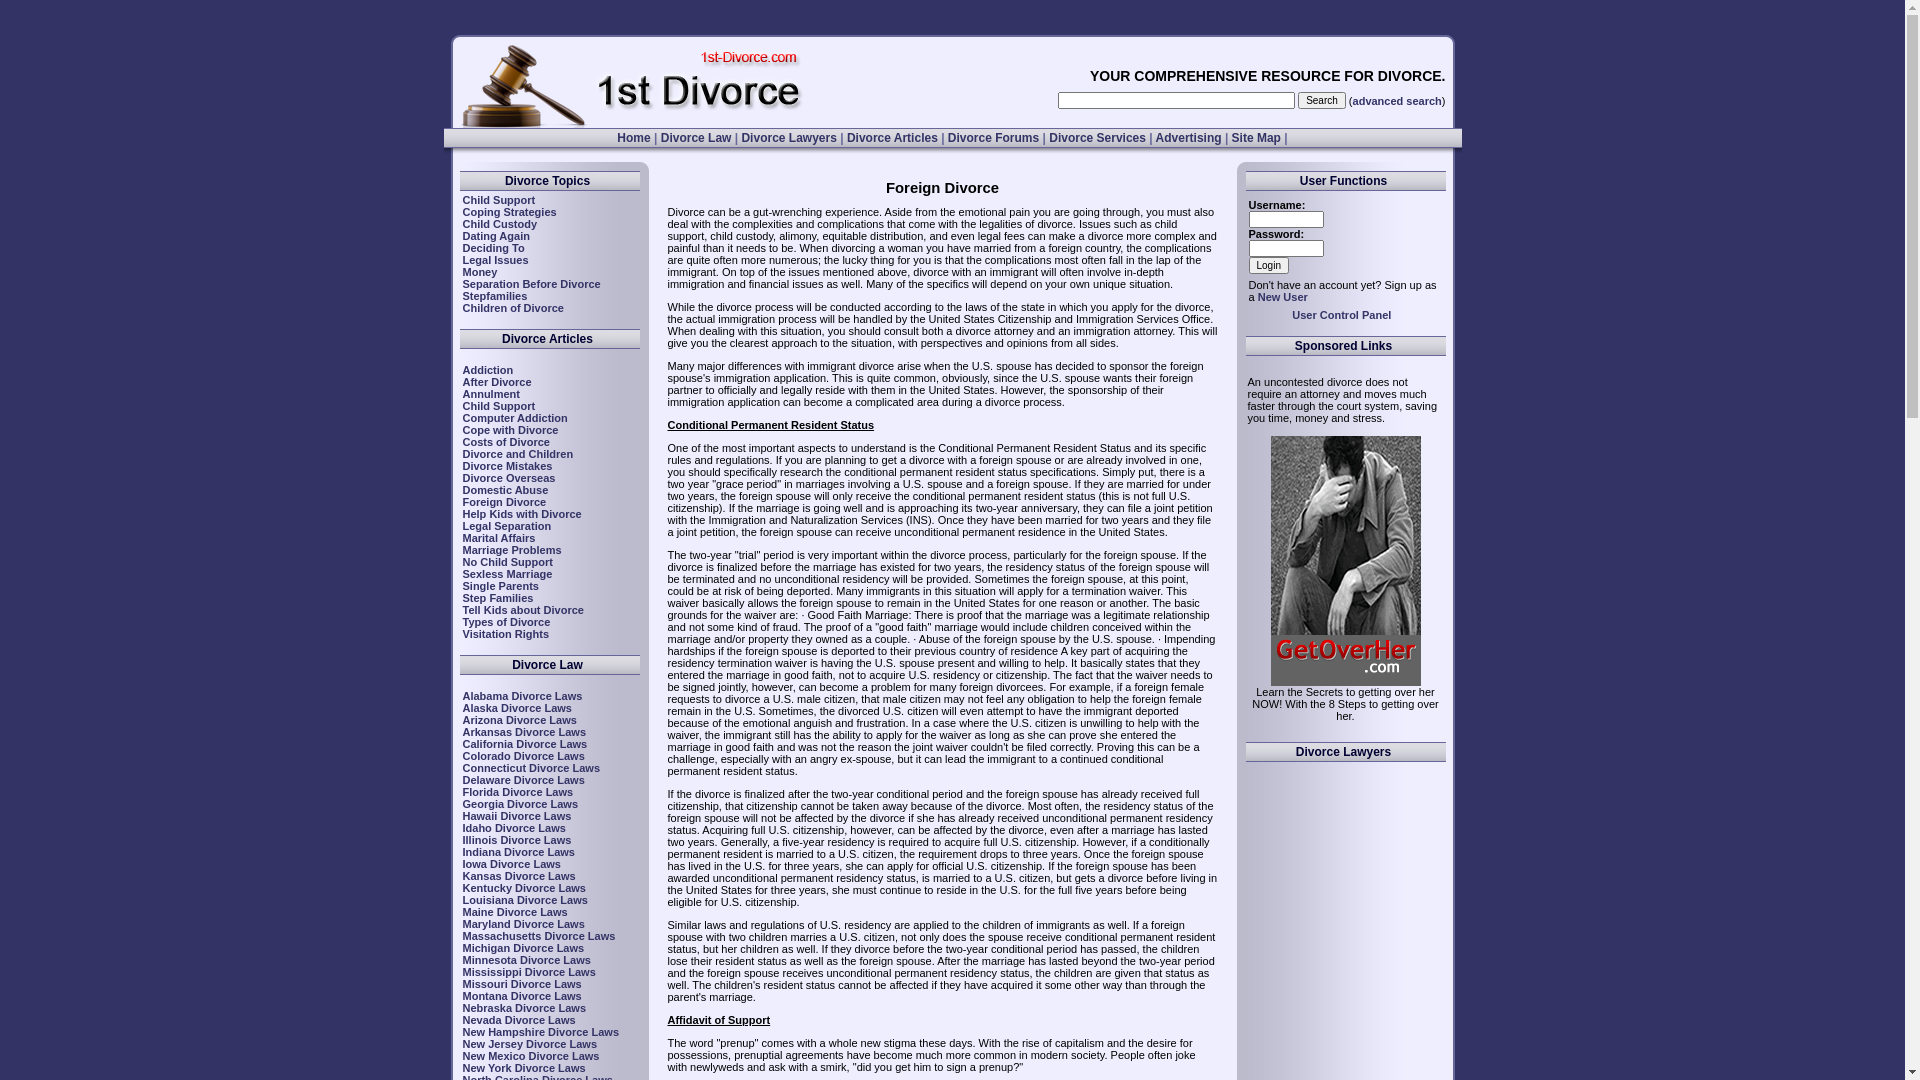  I want to click on 'Missouri Divorce Laws', so click(521, 982).